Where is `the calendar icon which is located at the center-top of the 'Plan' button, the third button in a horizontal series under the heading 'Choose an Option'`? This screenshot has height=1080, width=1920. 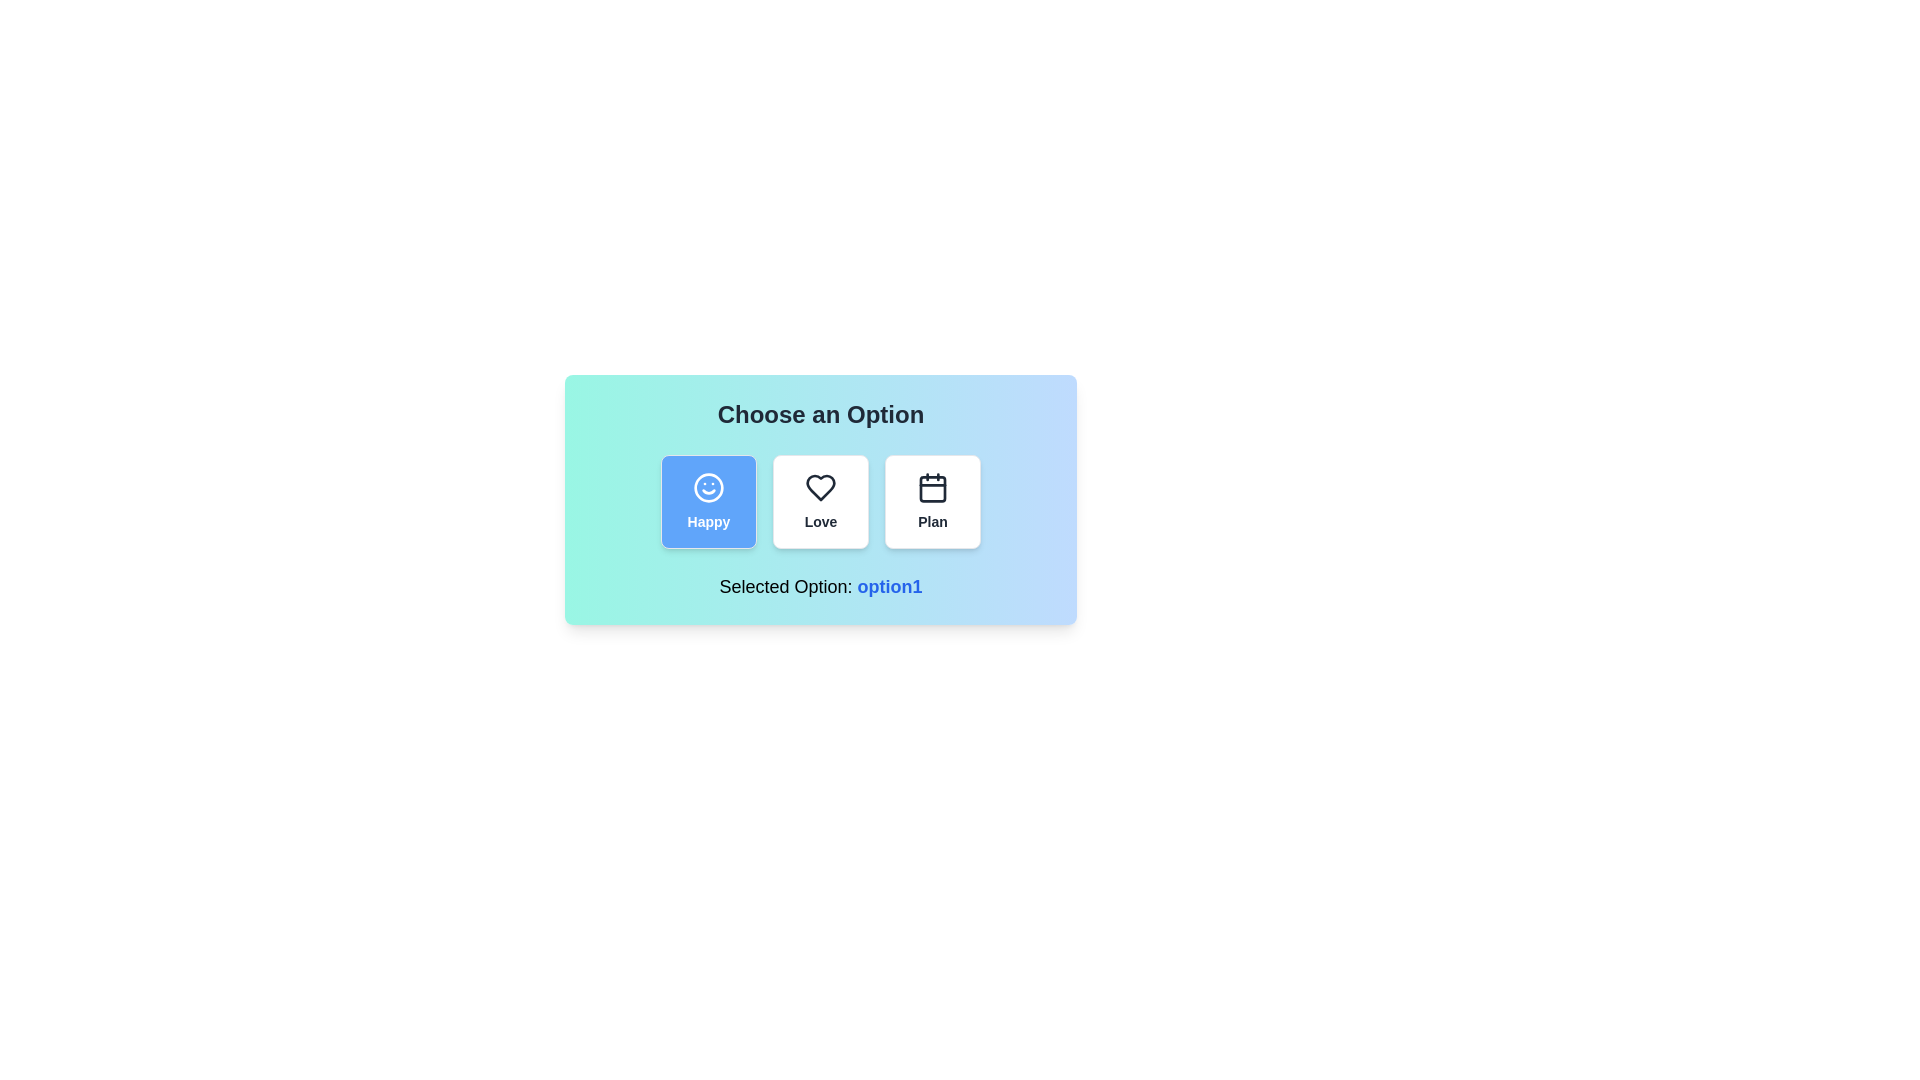
the calendar icon which is located at the center-top of the 'Plan' button, the third button in a horizontal series under the heading 'Choose an Option' is located at coordinates (931, 488).